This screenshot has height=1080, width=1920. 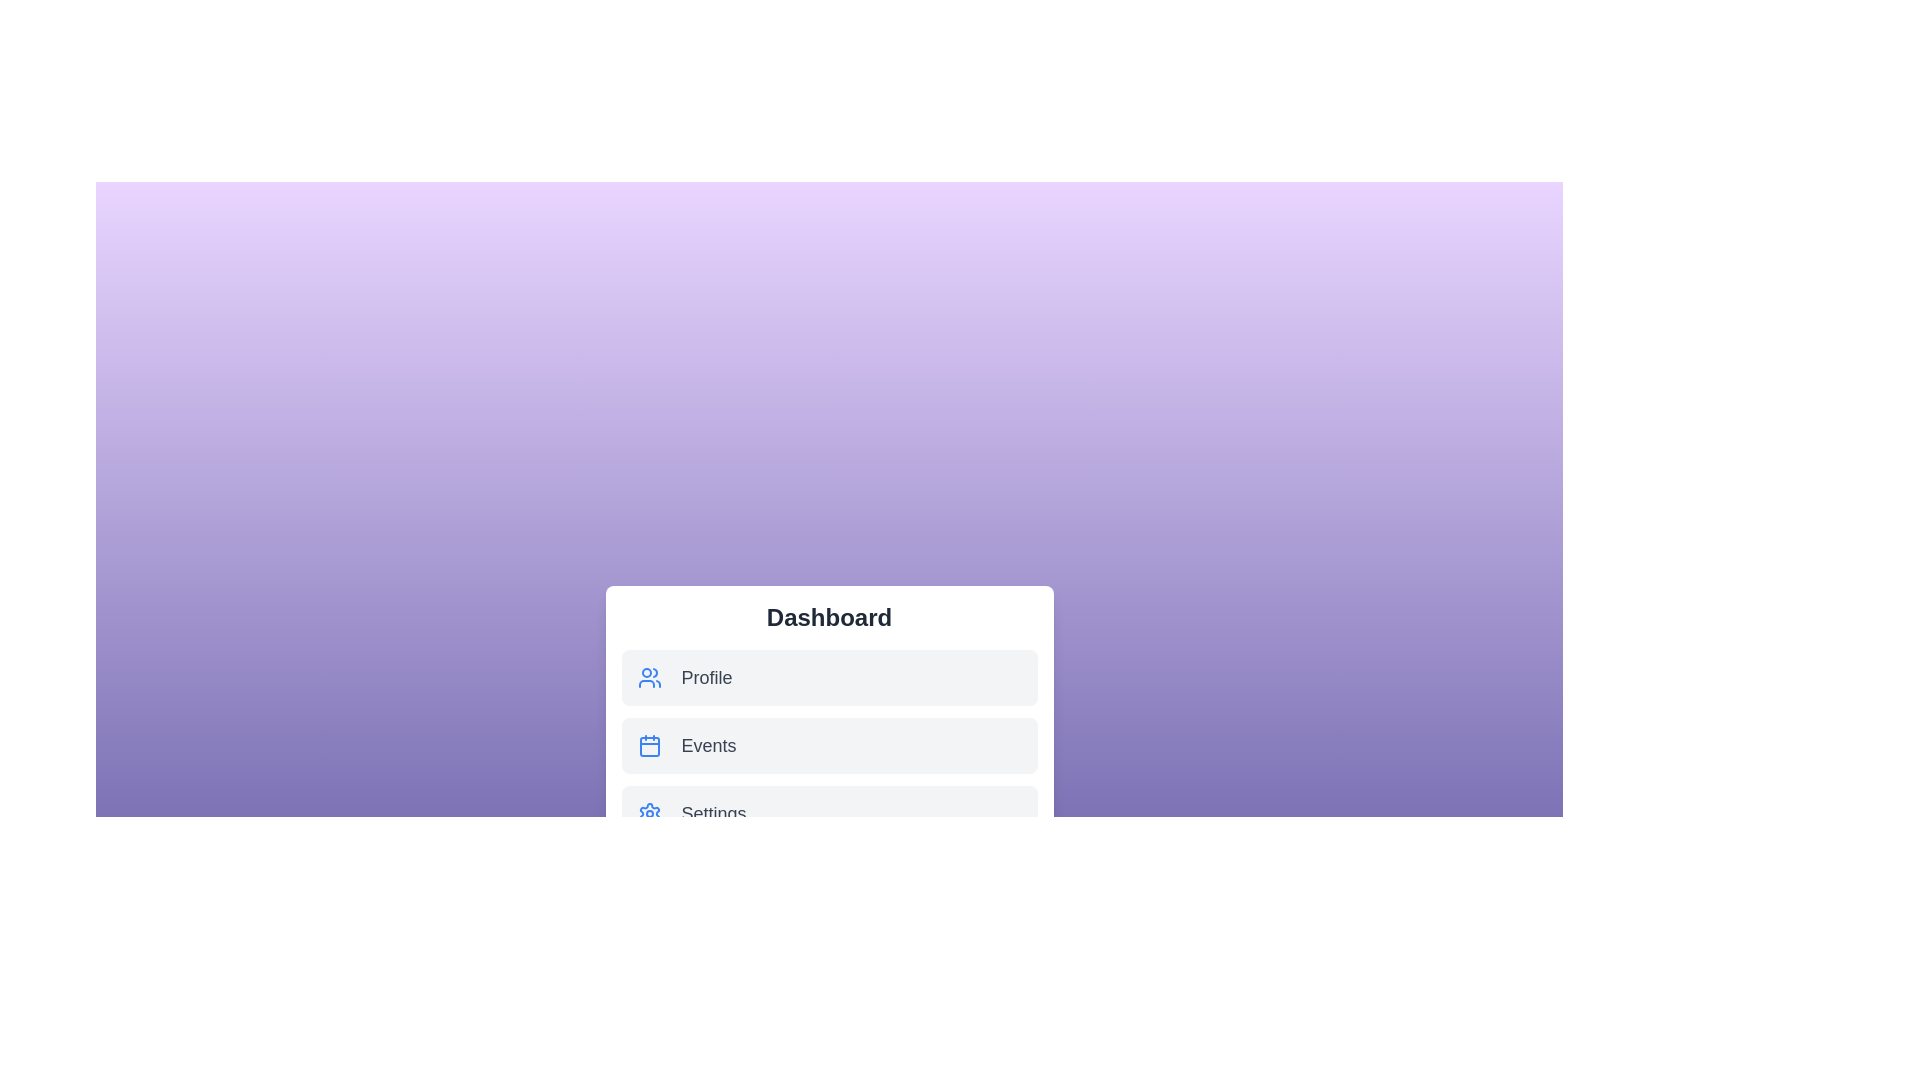 I want to click on the graphical decorator inside the calendar icon, which is located adjacent to the Events menu option, so click(x=649, y=747).